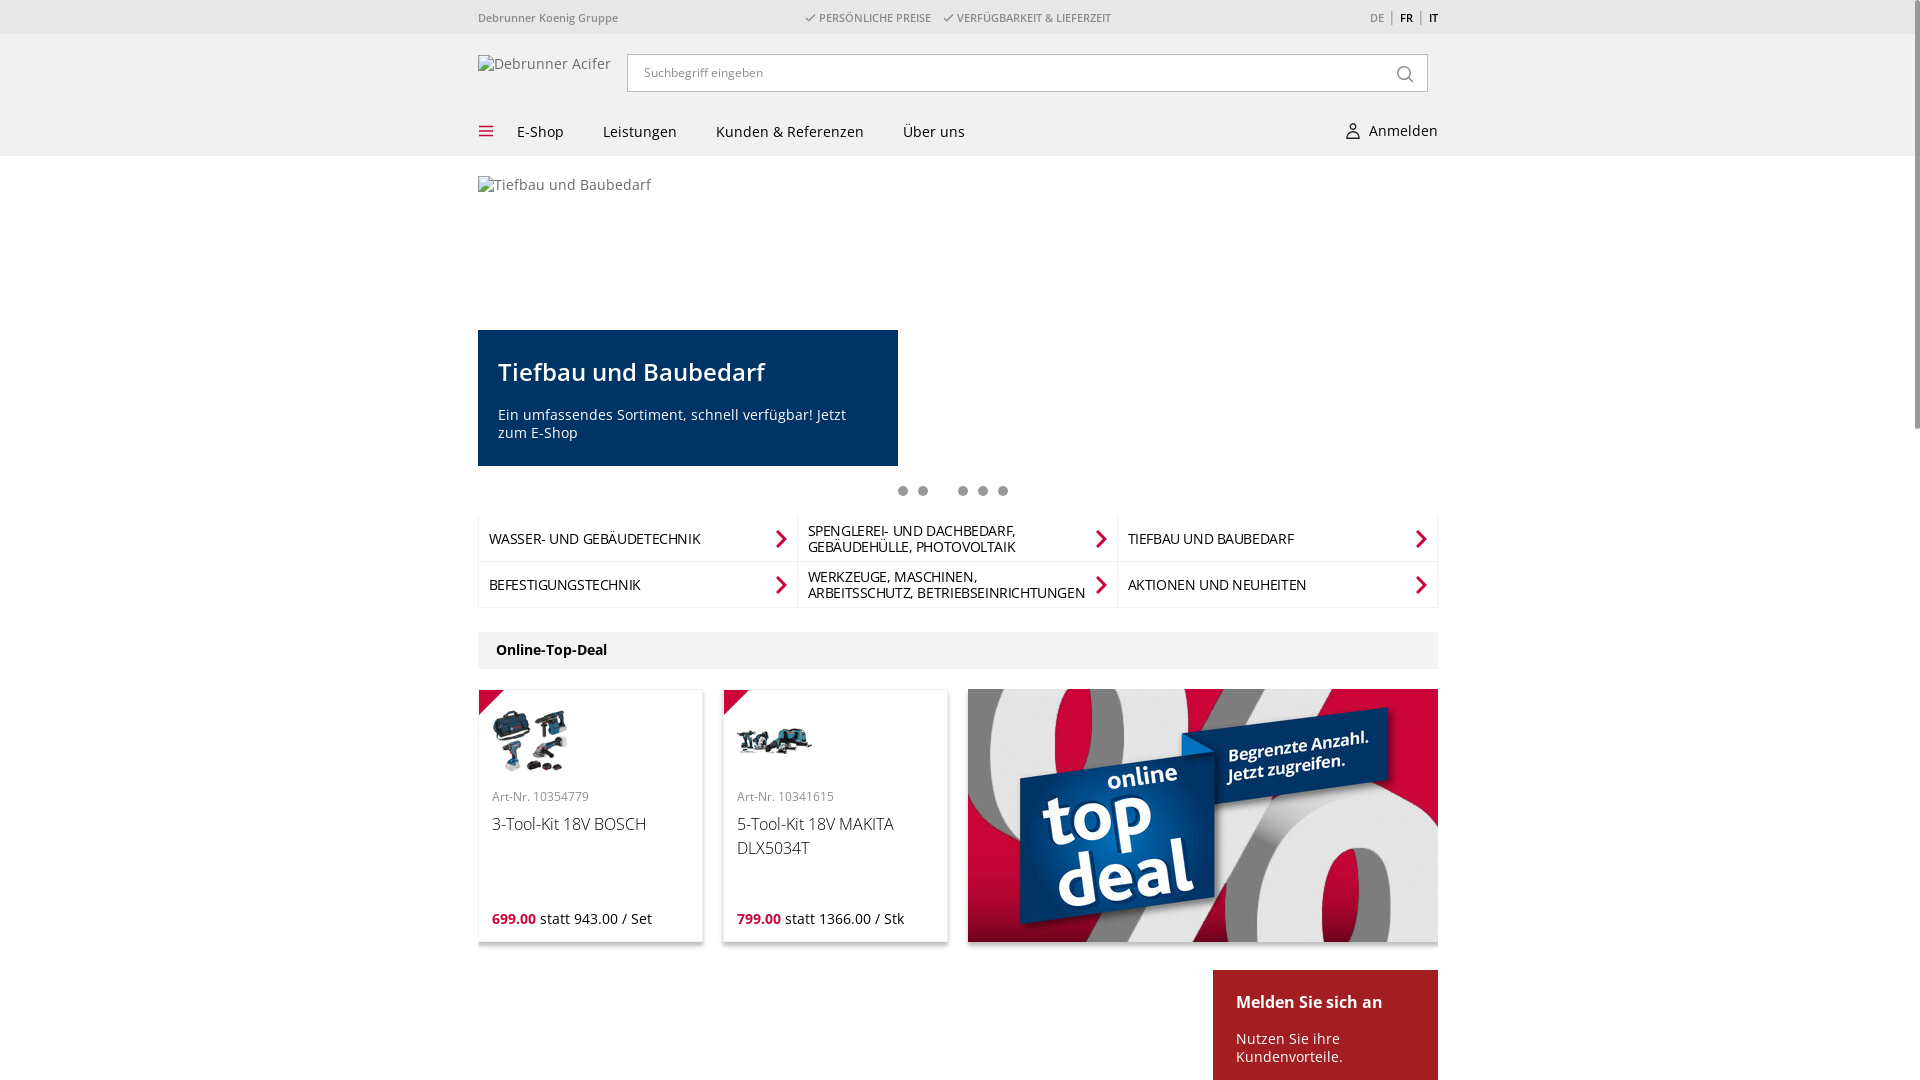  I want to click on 'Leistungen', so click(580, 131).